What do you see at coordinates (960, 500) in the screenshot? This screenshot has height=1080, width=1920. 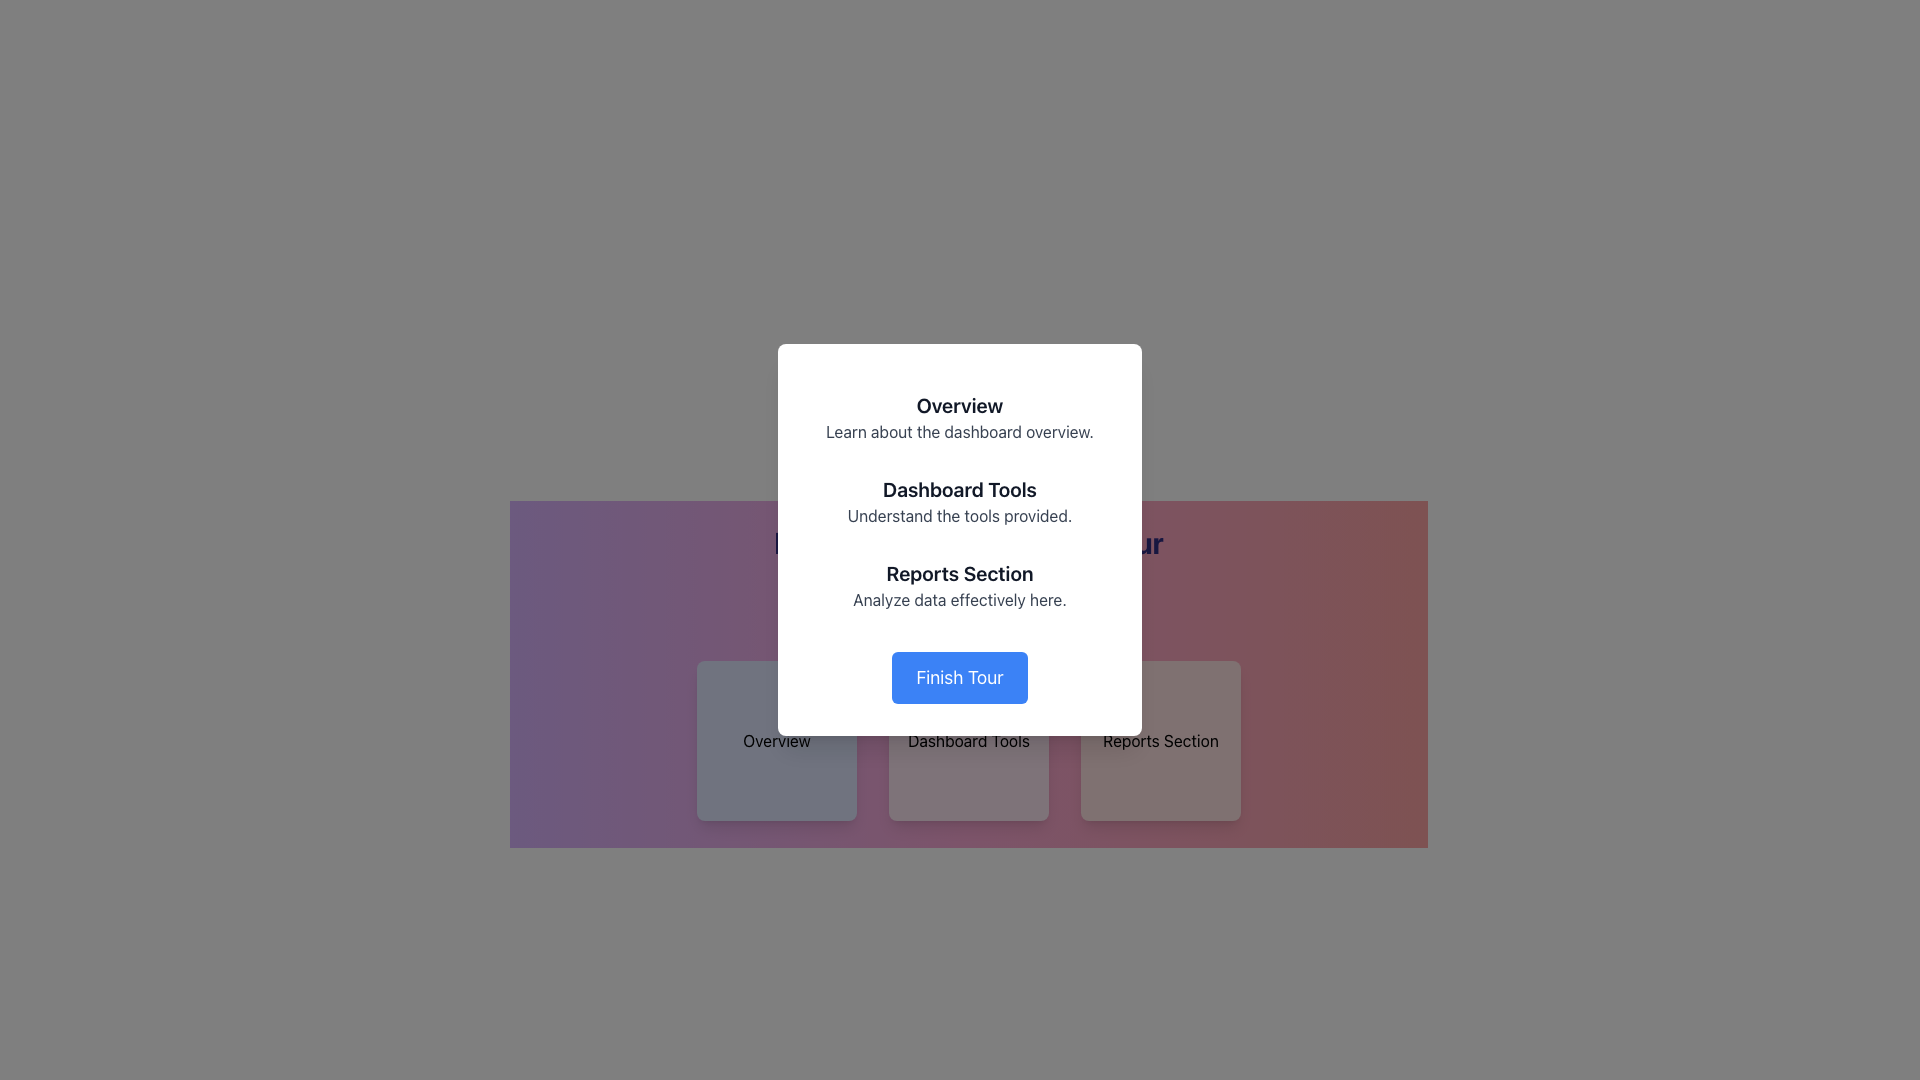 I see `information displayed in the 'Dashboard Tools' header and its subtitle 'Understand the tools provided.' which is centered in the white card layout` at bounding box center [960, 500].